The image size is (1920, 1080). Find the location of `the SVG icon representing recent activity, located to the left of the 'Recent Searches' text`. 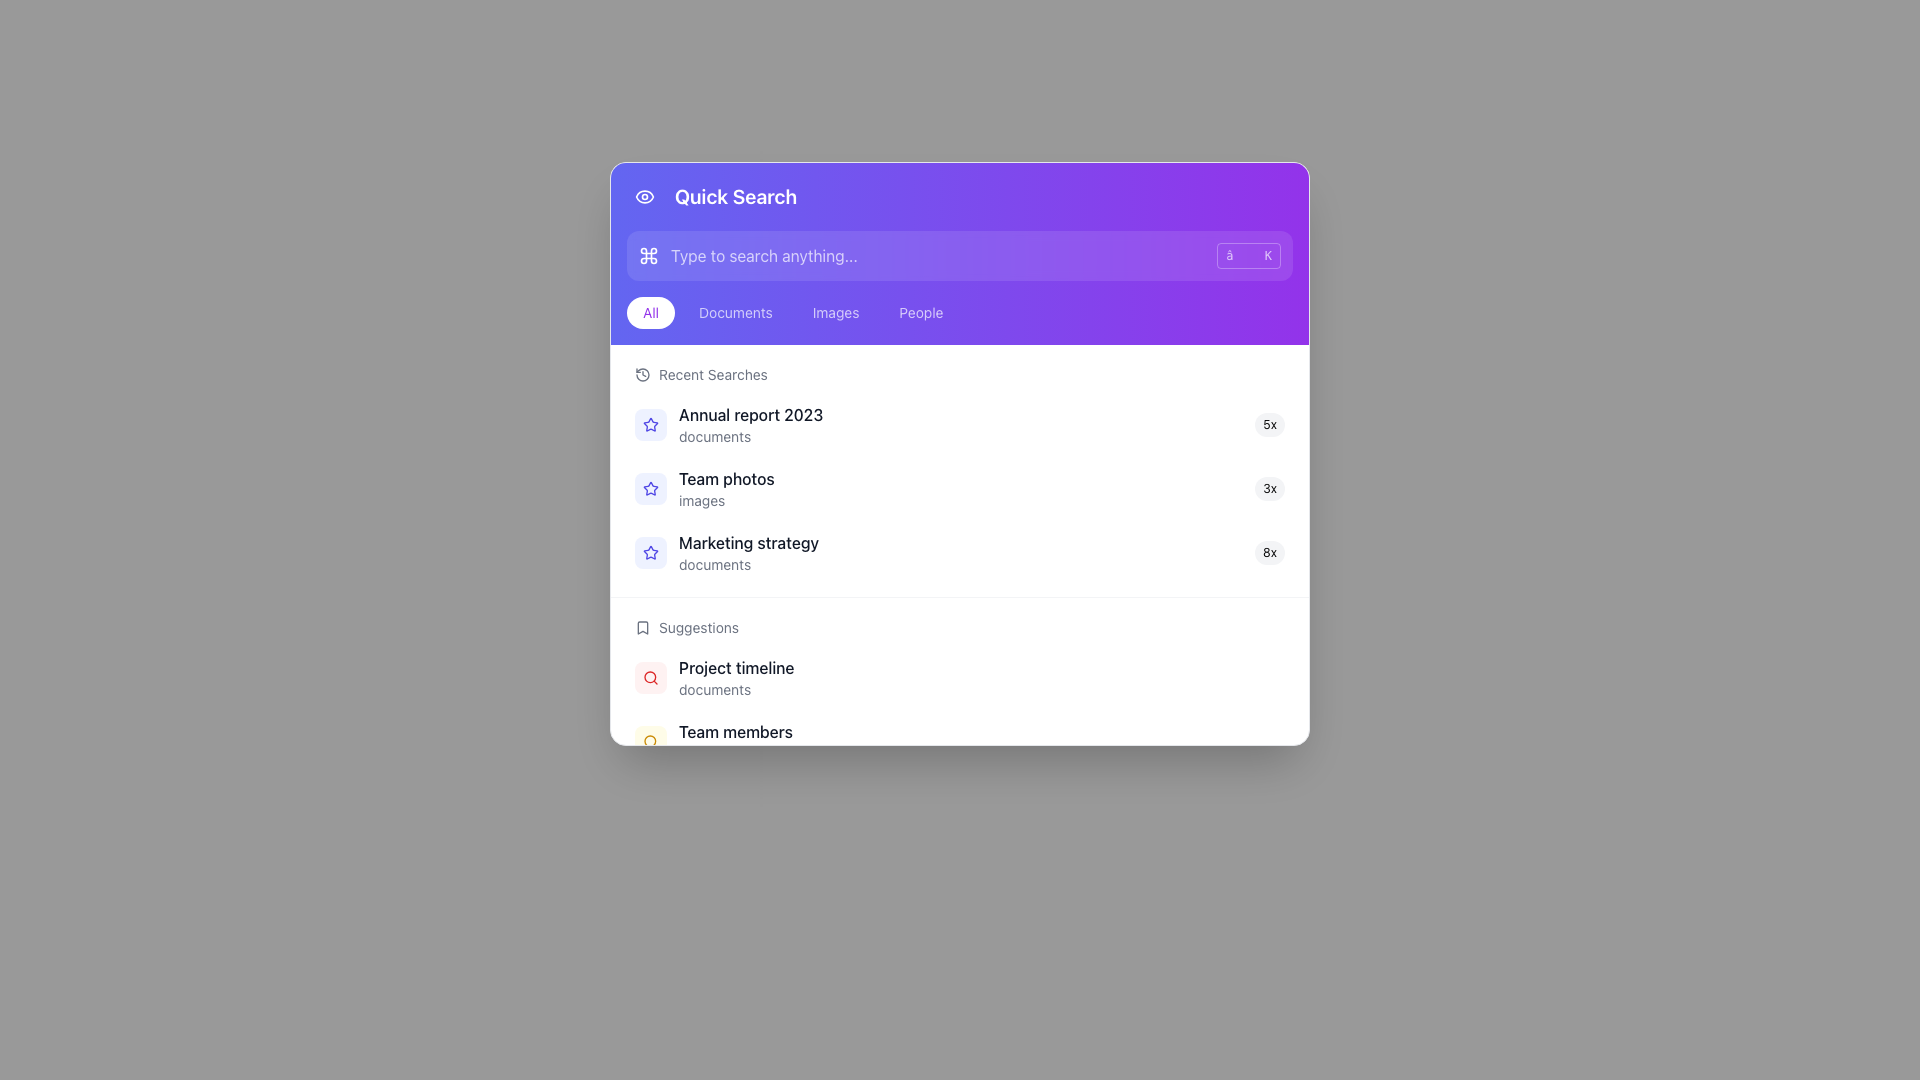

the SVG icon representing recent activity, located to the left of the 'Recent Searches' text is located at coordinates (643, 374).